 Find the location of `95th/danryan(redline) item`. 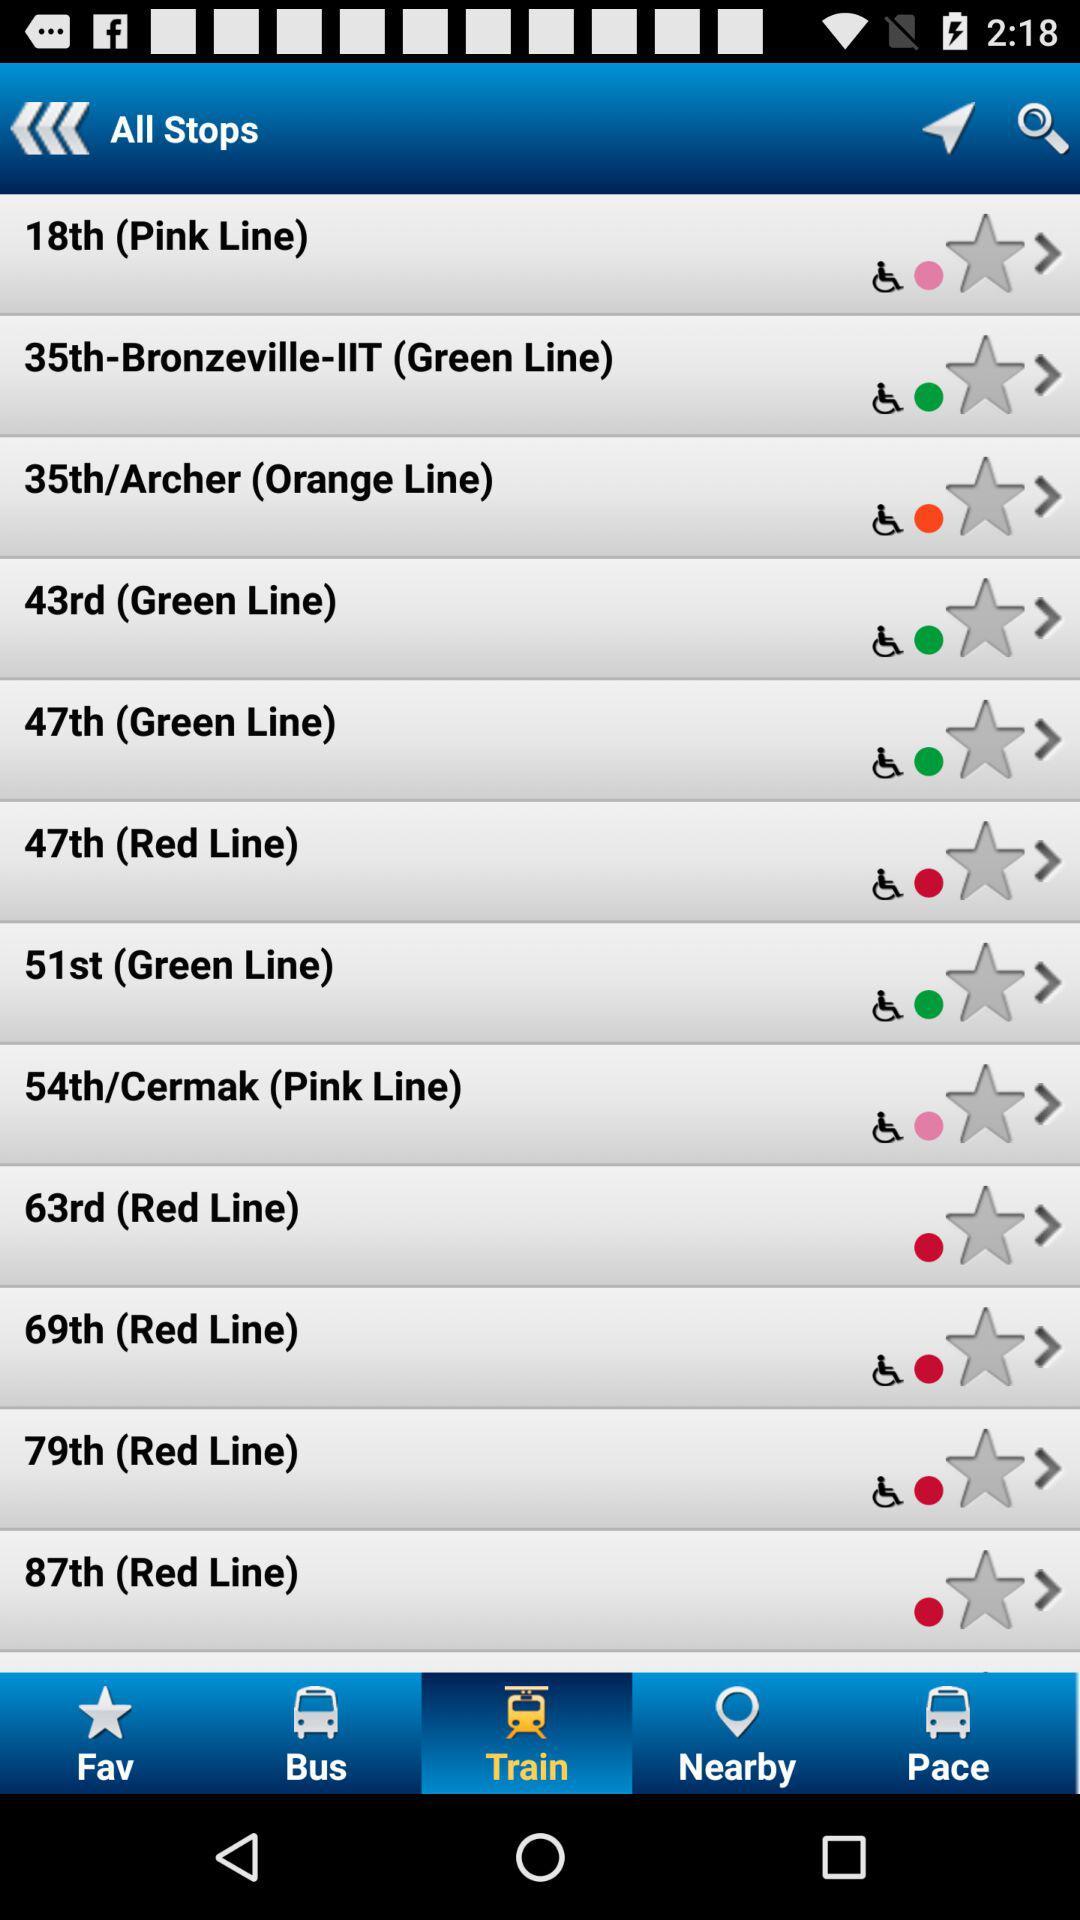

95th/danryan(redline) item is located at coordinates (237, 1669).